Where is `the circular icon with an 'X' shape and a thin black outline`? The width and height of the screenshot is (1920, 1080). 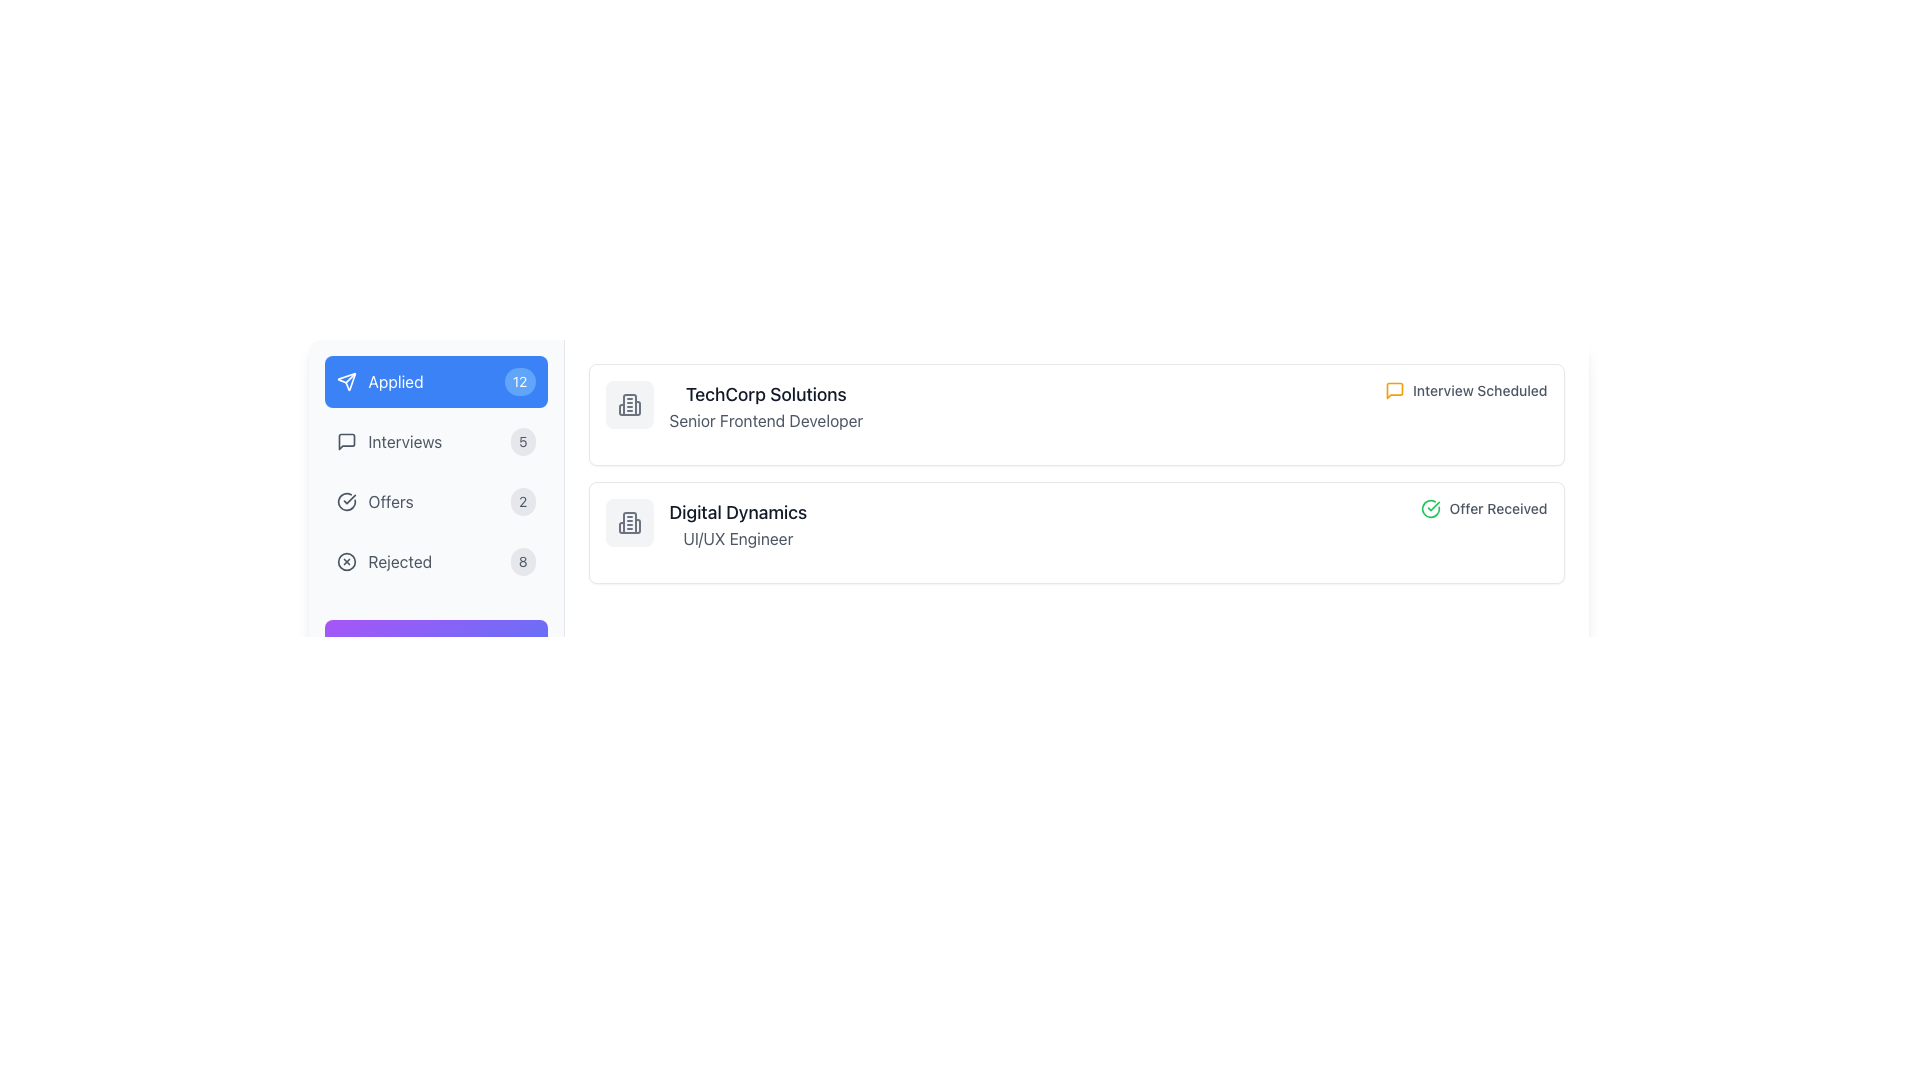 the circular icon with an 'X' shape and a thin black outline is located at coordinates (346, 562).